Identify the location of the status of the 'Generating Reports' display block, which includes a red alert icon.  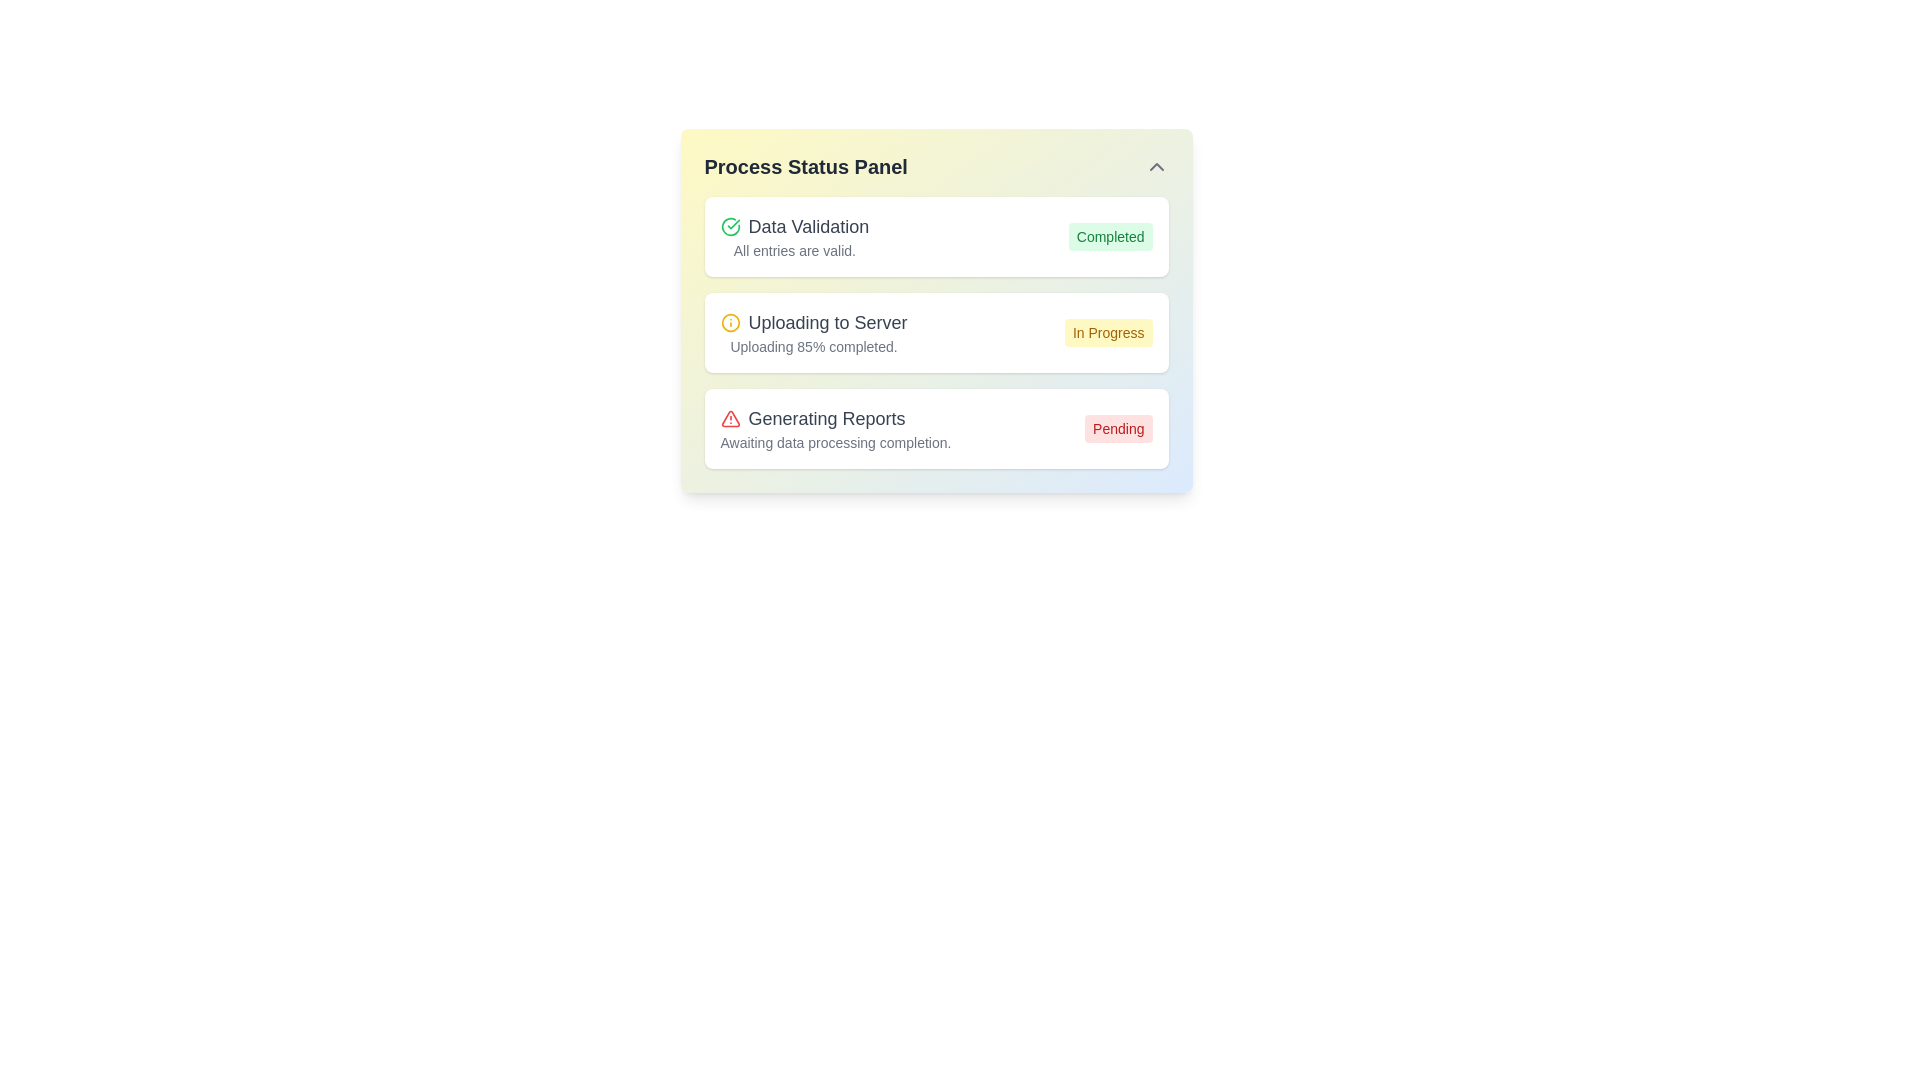
(935, 427).